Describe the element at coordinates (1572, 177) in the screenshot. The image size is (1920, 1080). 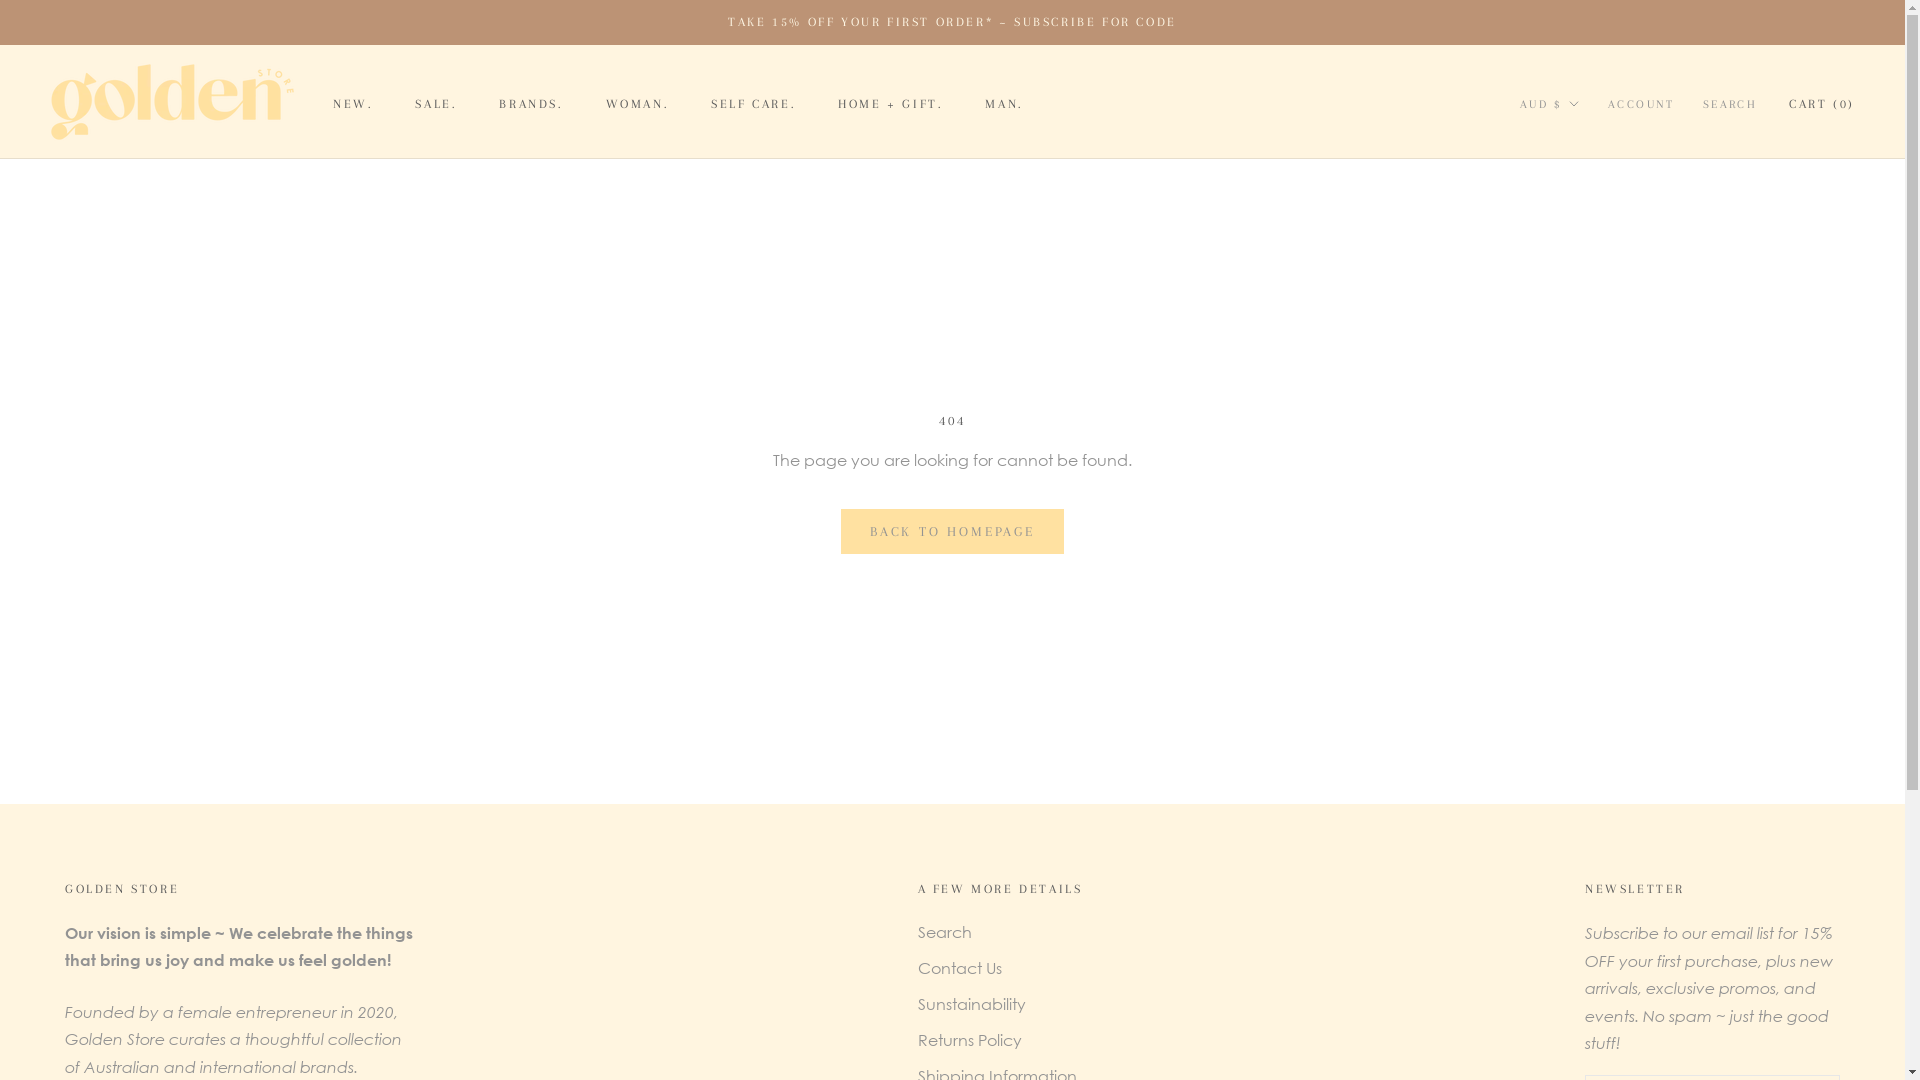
I see `'NZD'` at that location.